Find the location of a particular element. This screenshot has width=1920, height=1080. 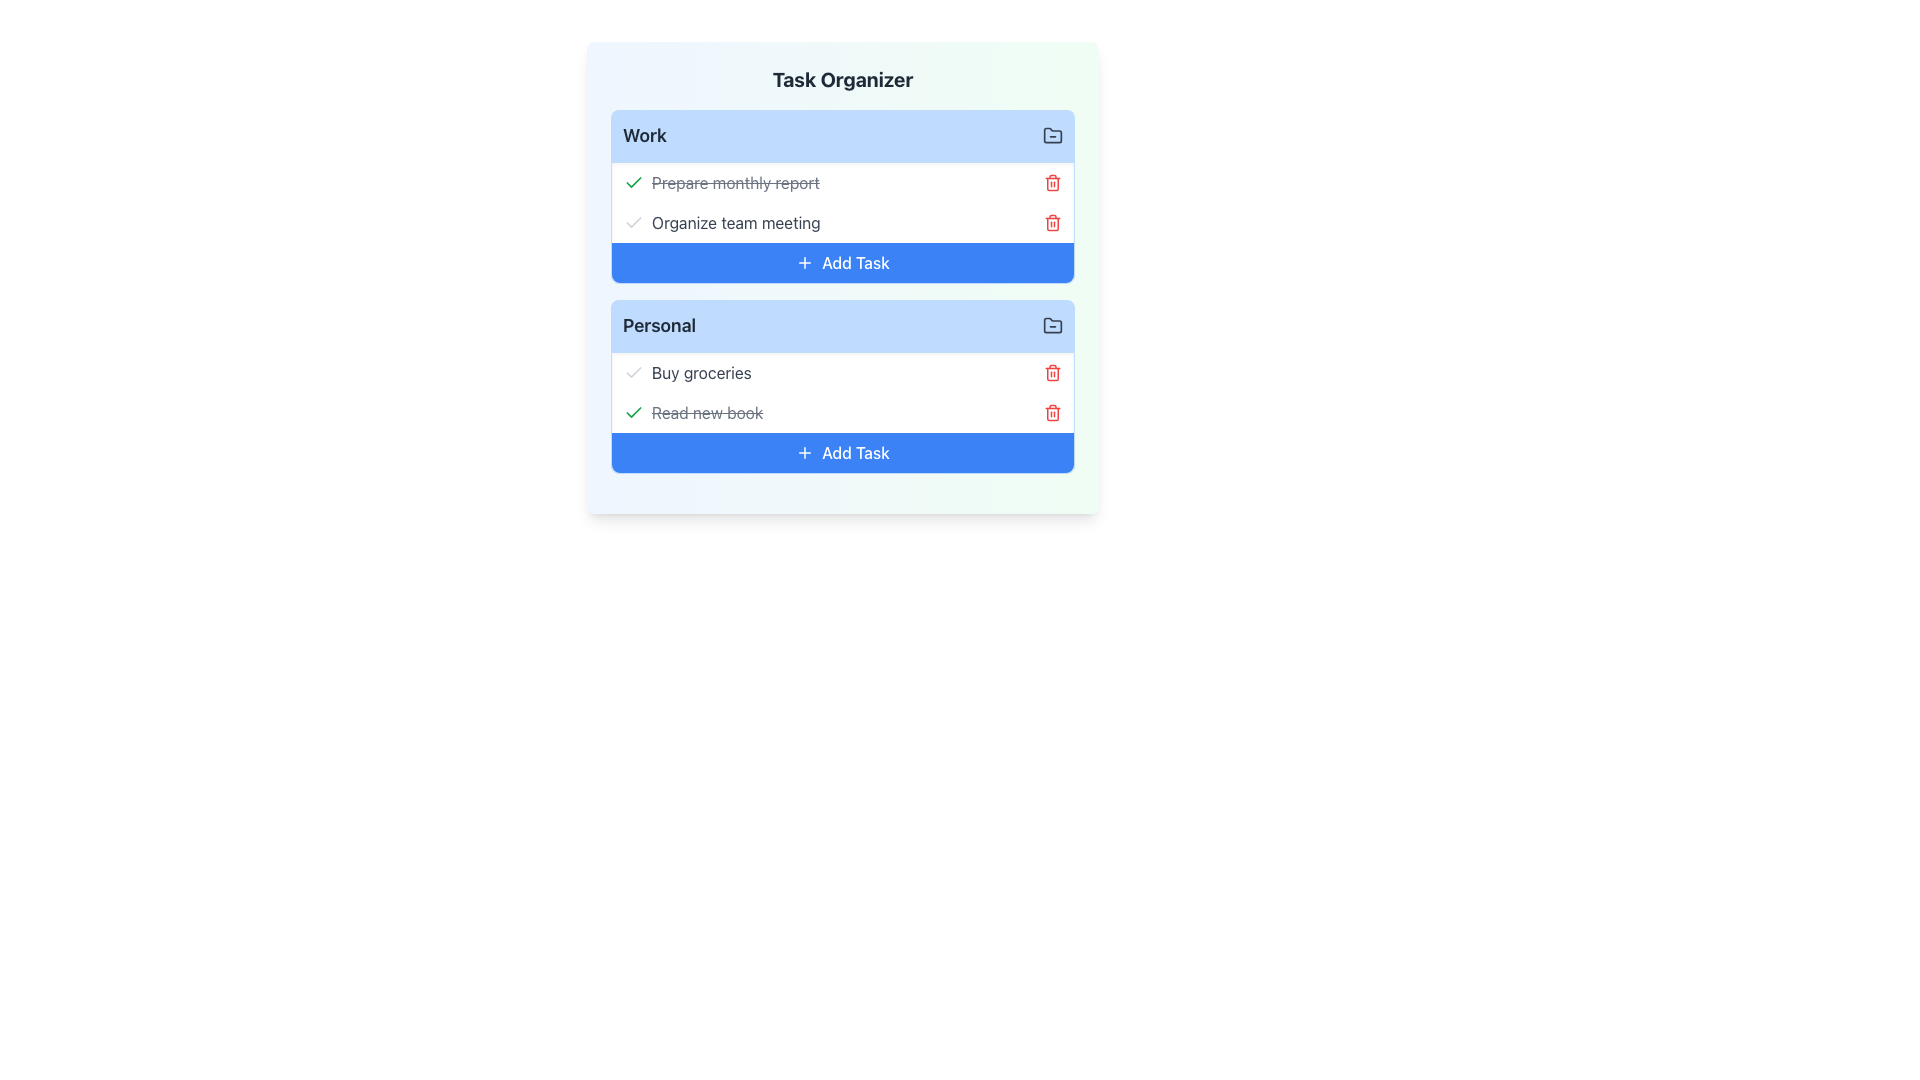

the red trash can icon is located at coordinates (1051, 411).